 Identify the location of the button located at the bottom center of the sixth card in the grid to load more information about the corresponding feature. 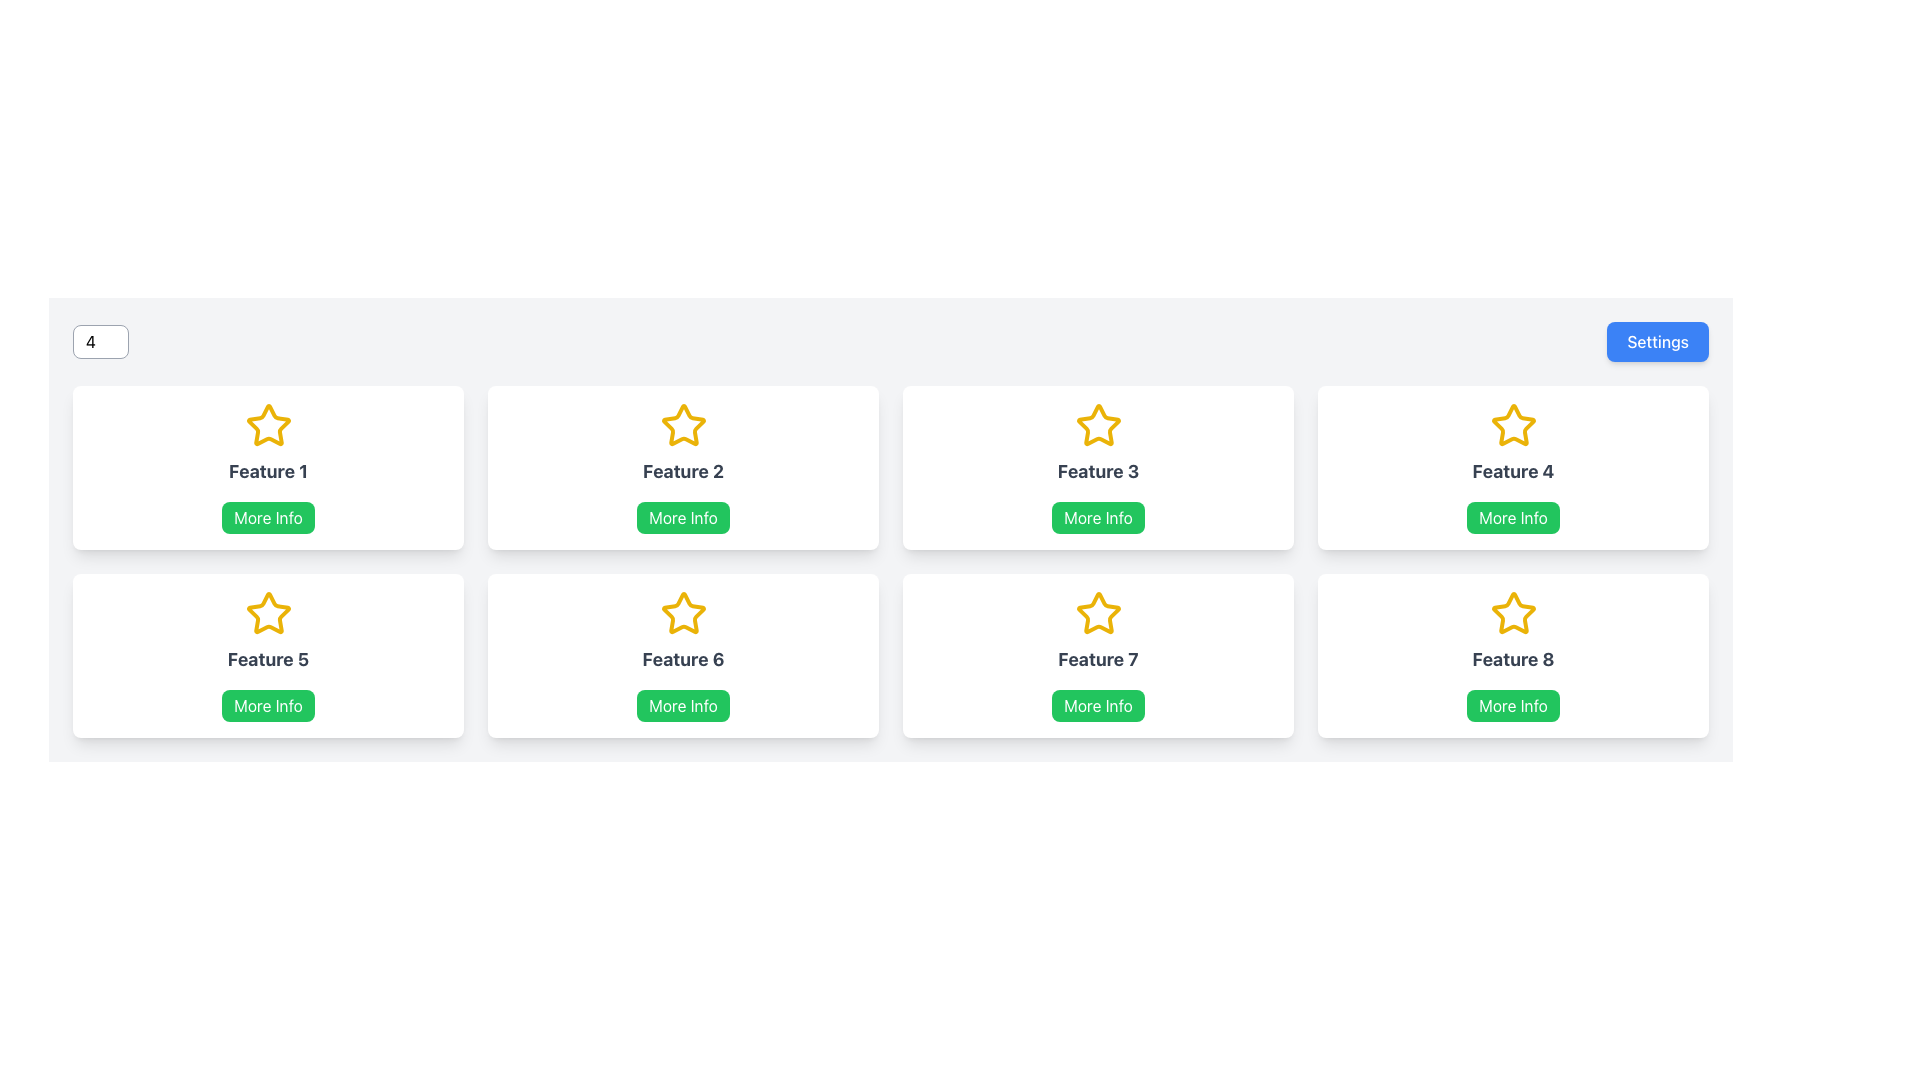
(683, 704).